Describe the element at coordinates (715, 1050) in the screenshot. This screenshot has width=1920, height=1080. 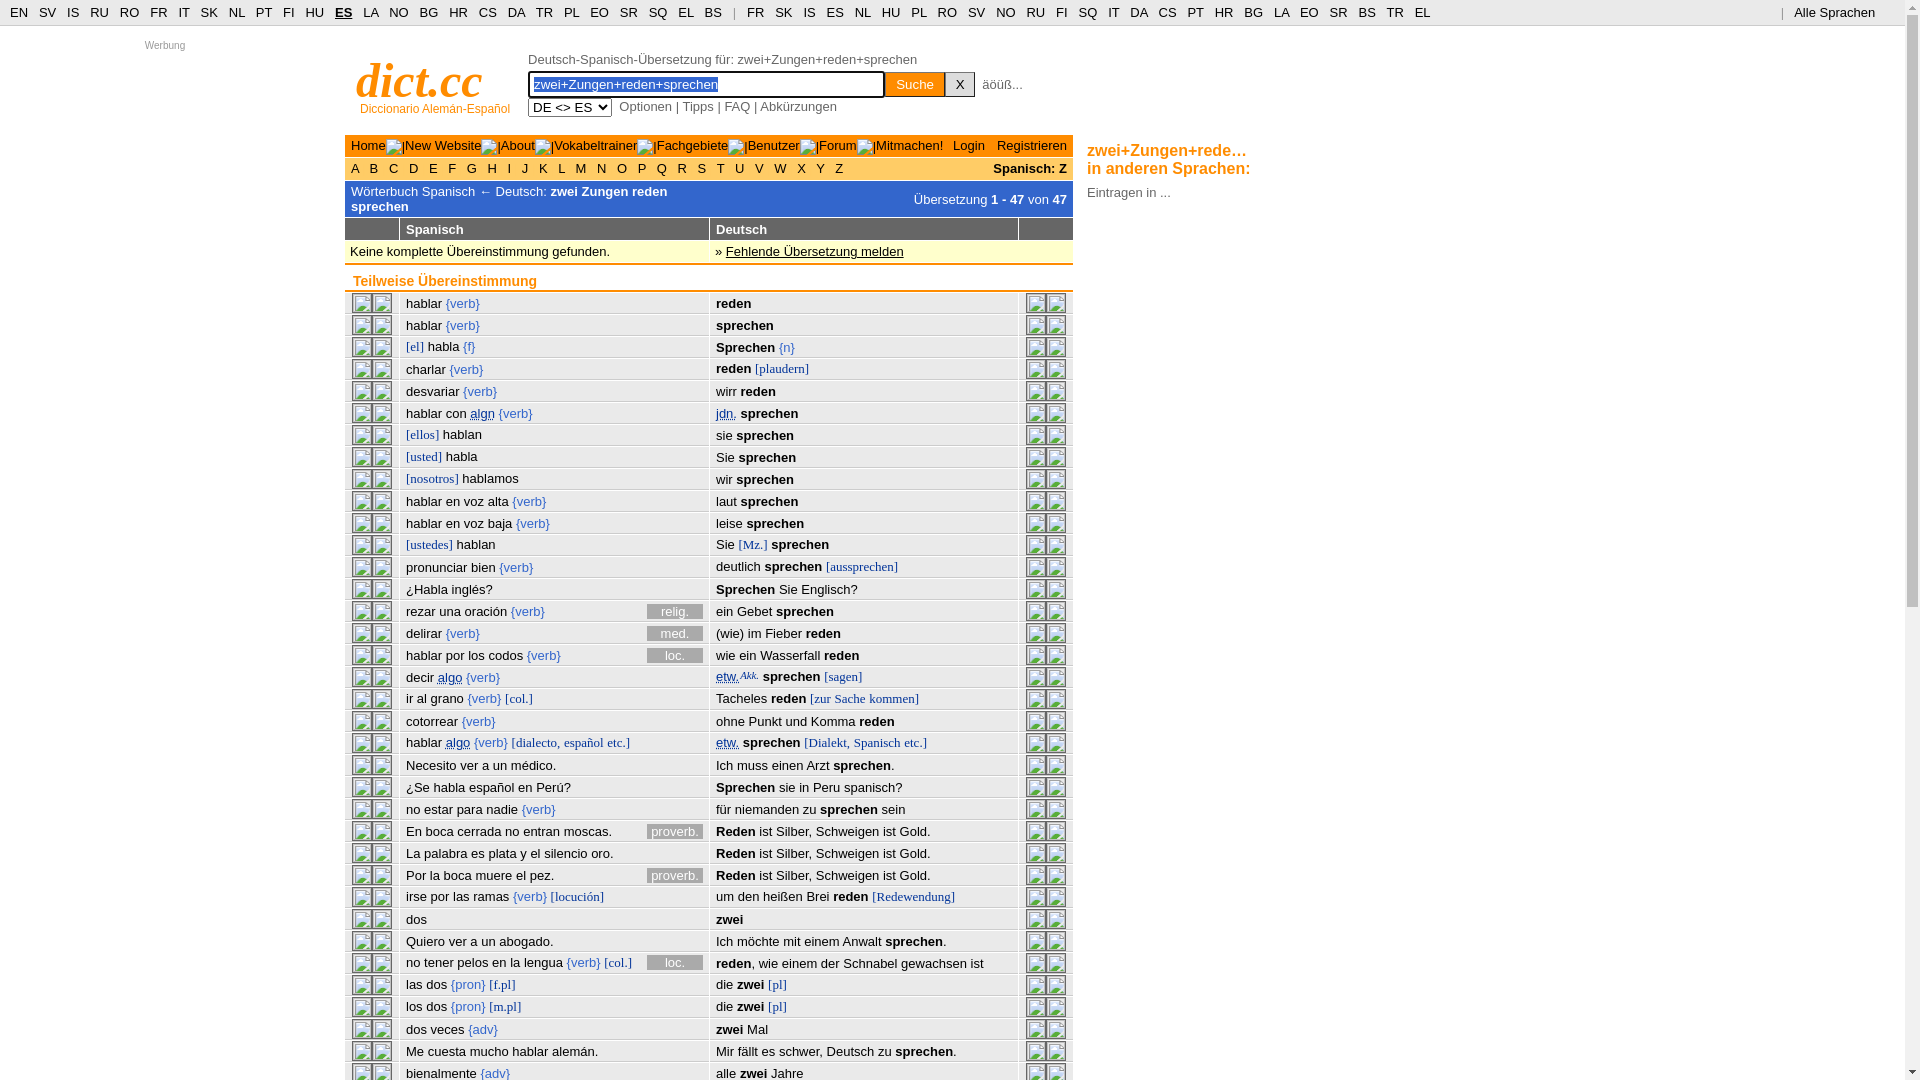
I see `'Mir'` at that location.